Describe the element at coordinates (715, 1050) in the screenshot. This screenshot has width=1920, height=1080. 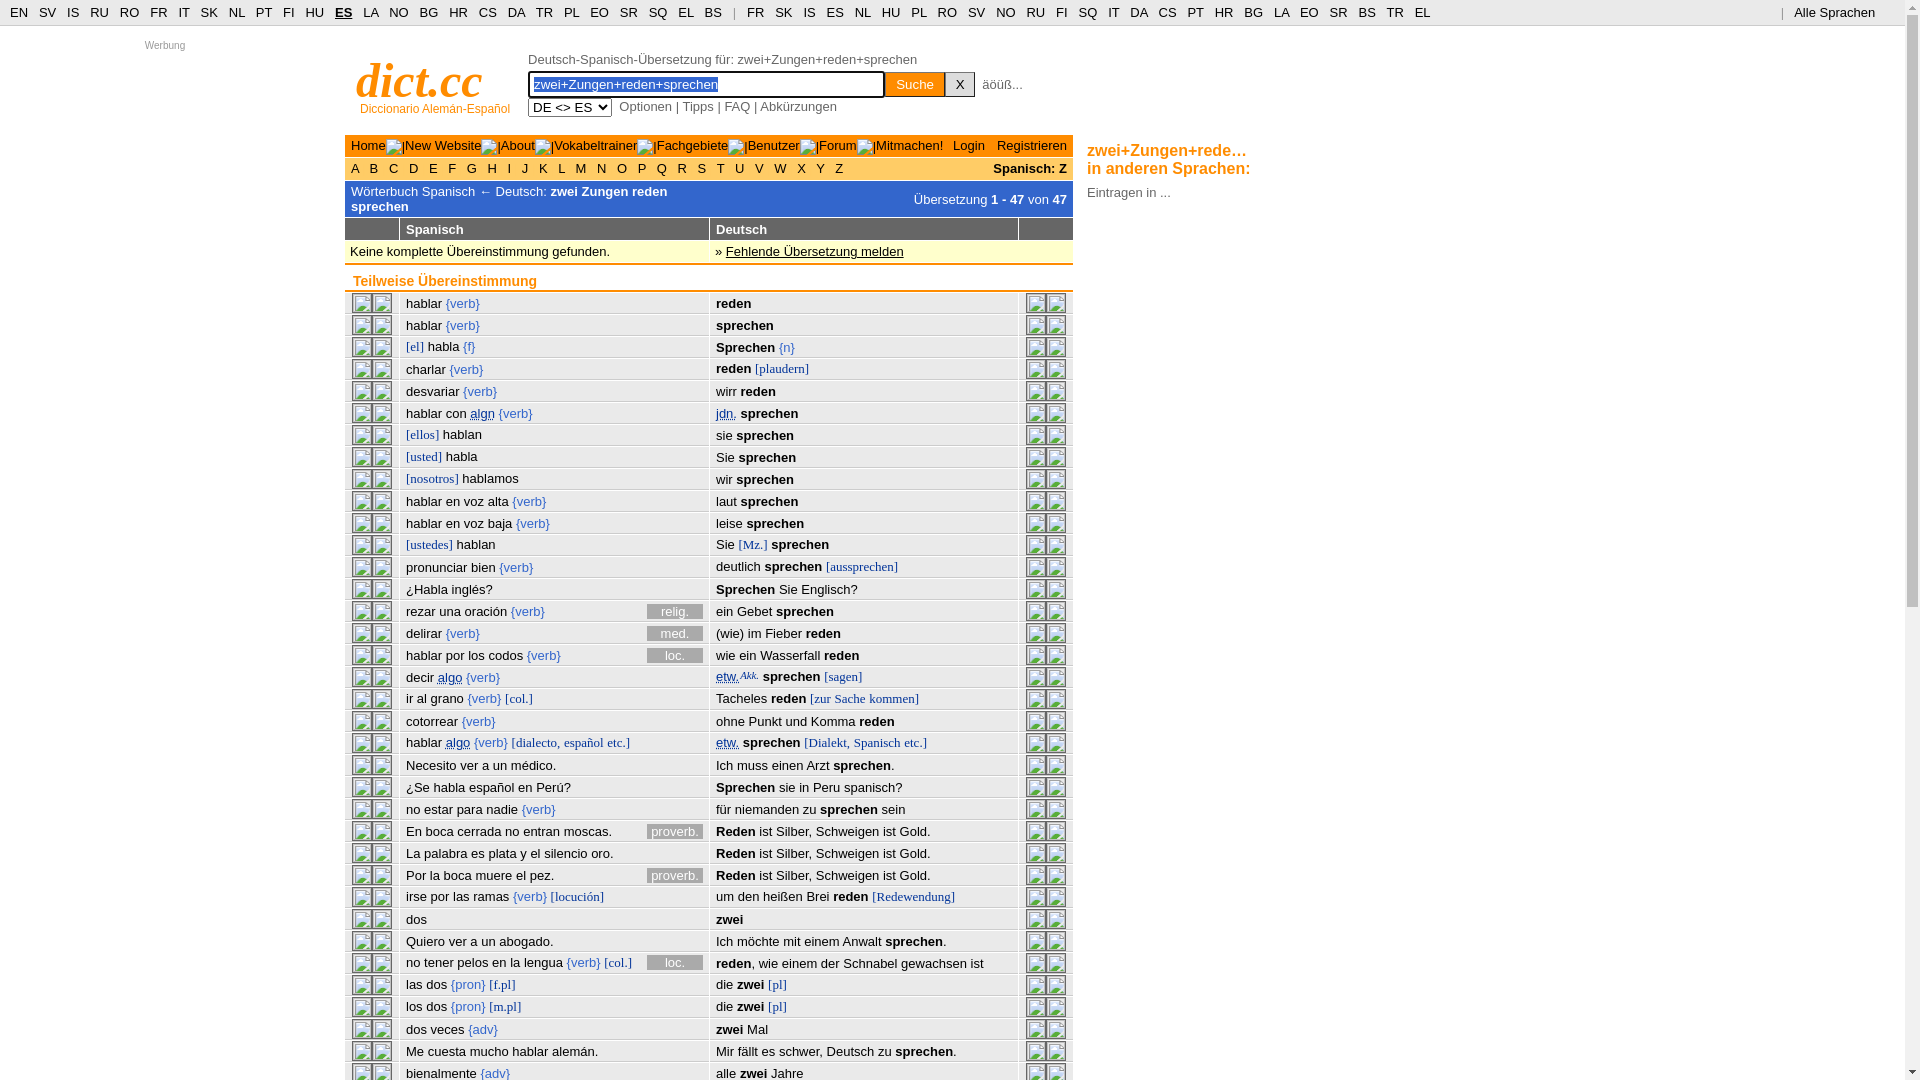
I see `'Mir'` at that location.